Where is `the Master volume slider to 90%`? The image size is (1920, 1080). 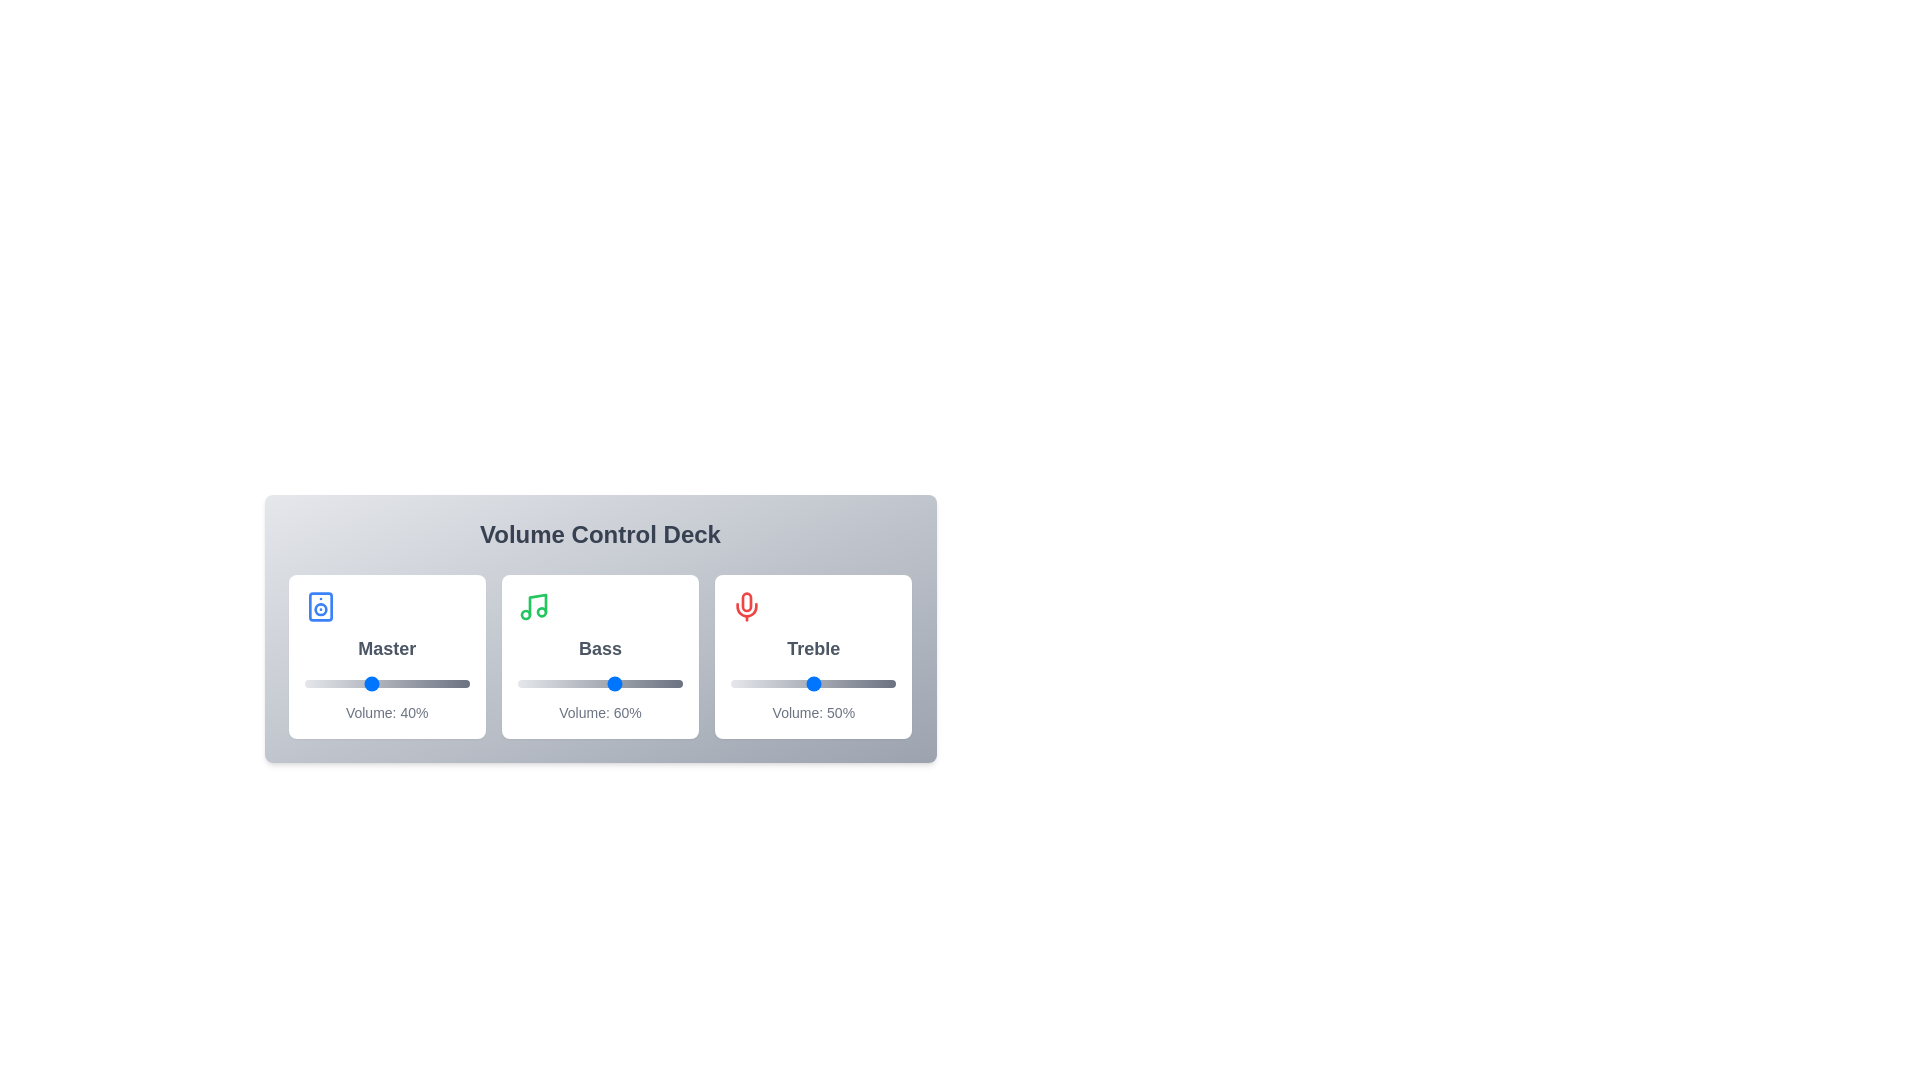 the Master volume slider to 90% is located at coordinates (452, 682).